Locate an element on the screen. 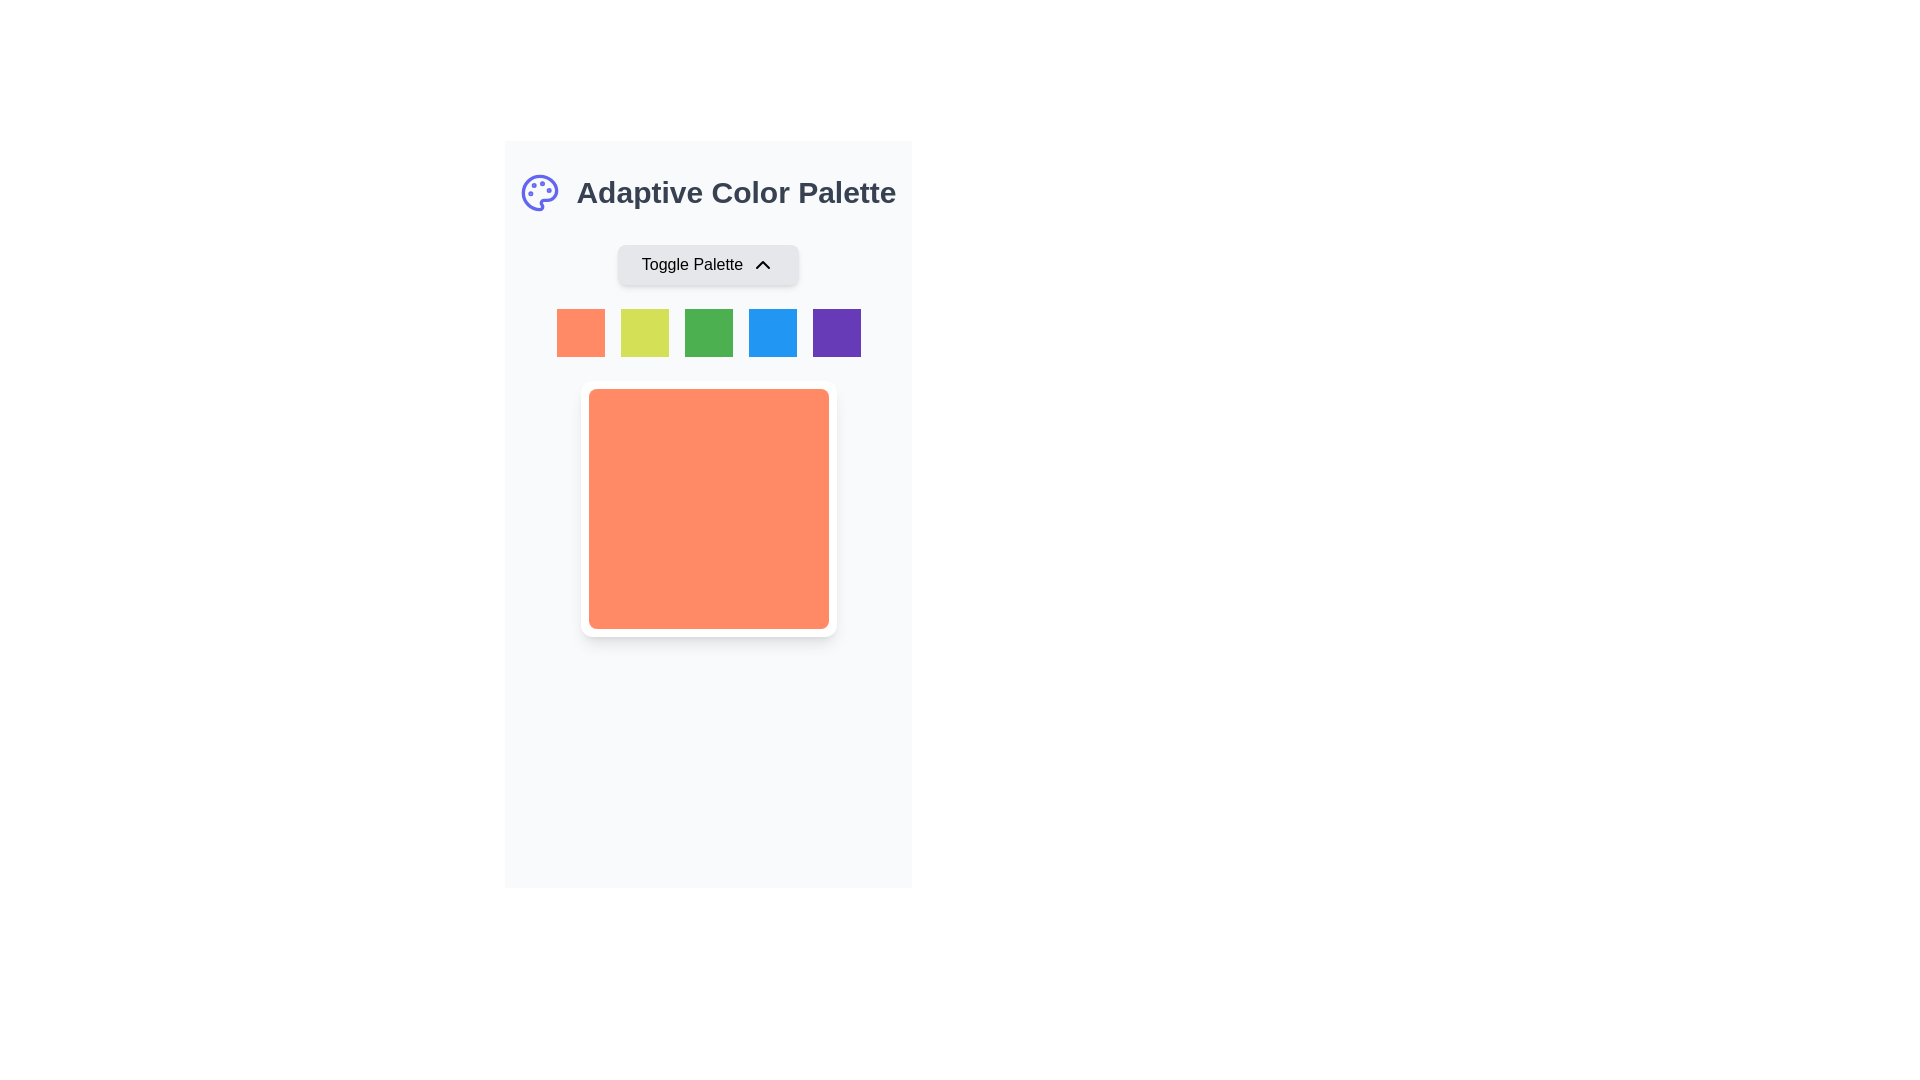 The height and width of the screenshot is (1080, 1920). the square-shaped Visual Display with a light orange color and rounded borders, located in the lower half of the layout is located at coordinates (708, 508).